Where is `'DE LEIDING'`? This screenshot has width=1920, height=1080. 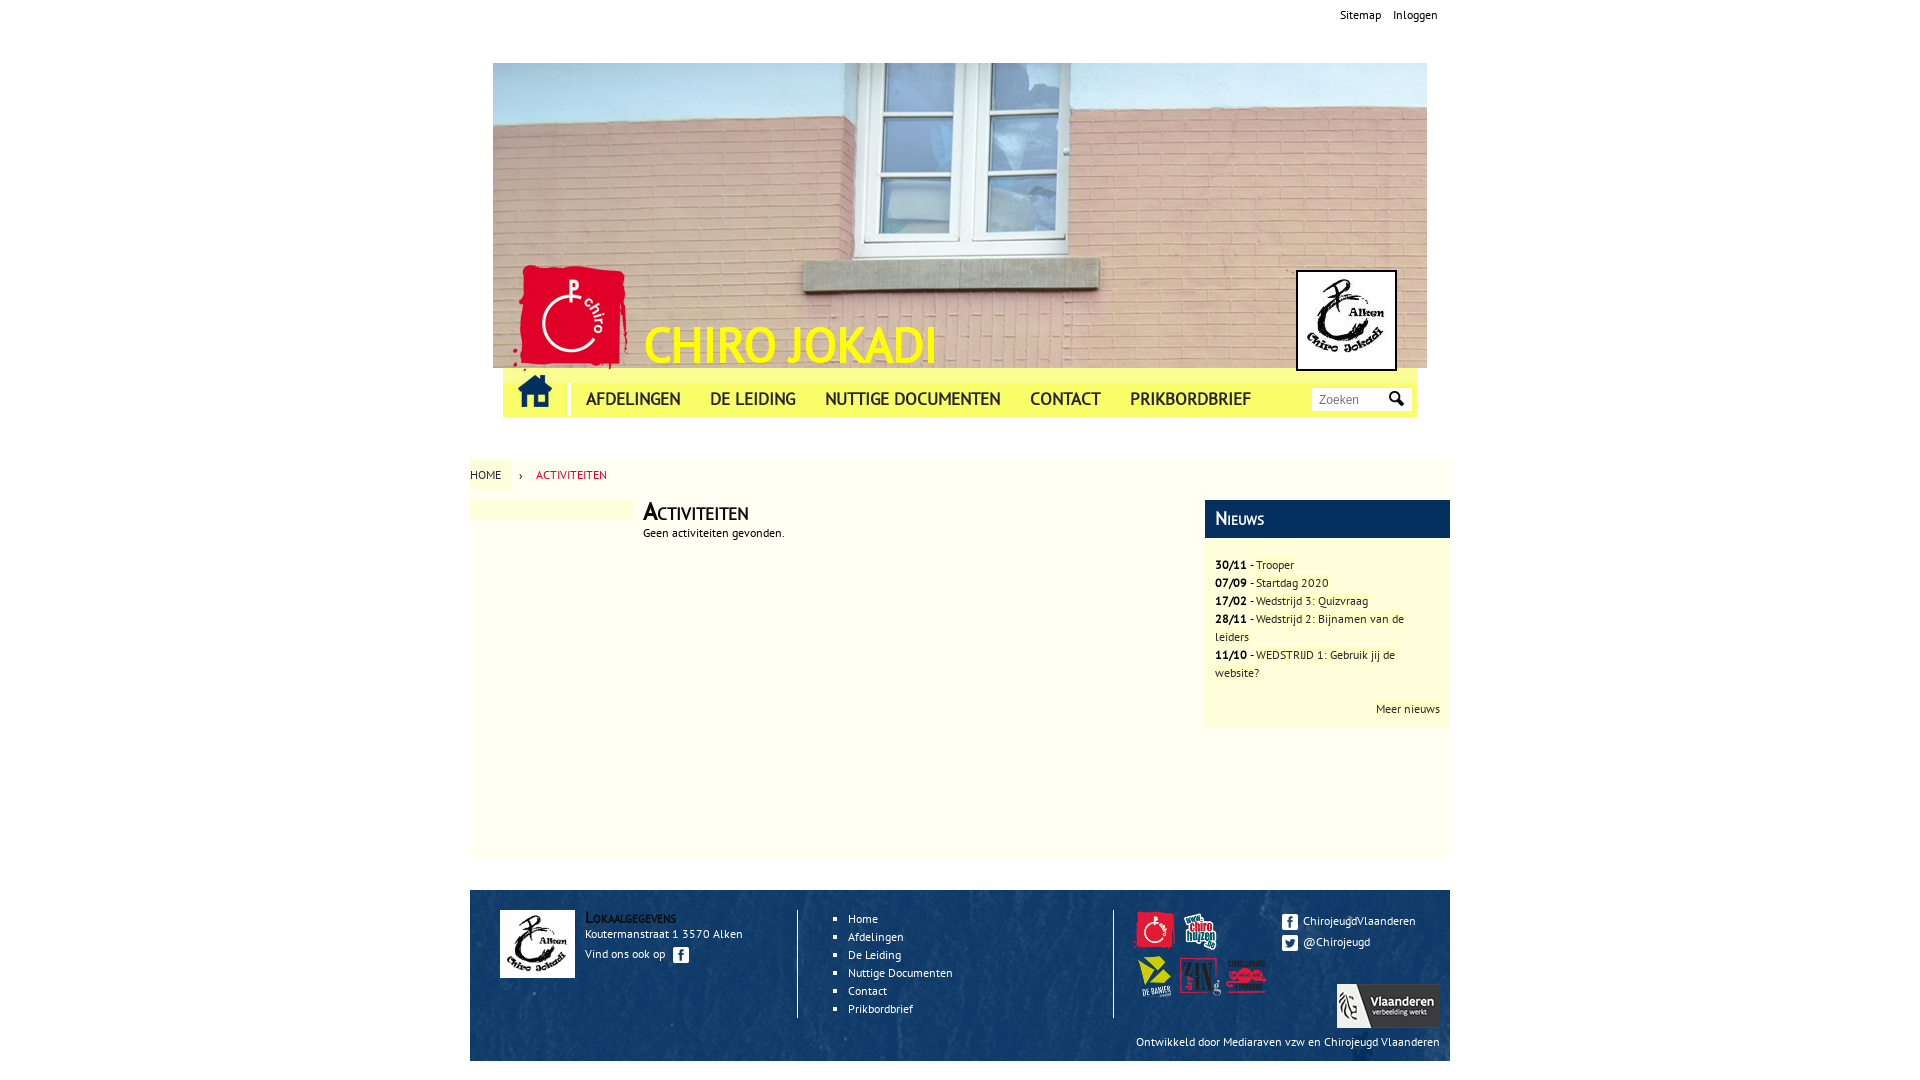
'DE LEIDING' is located at coordinates (695, 400).